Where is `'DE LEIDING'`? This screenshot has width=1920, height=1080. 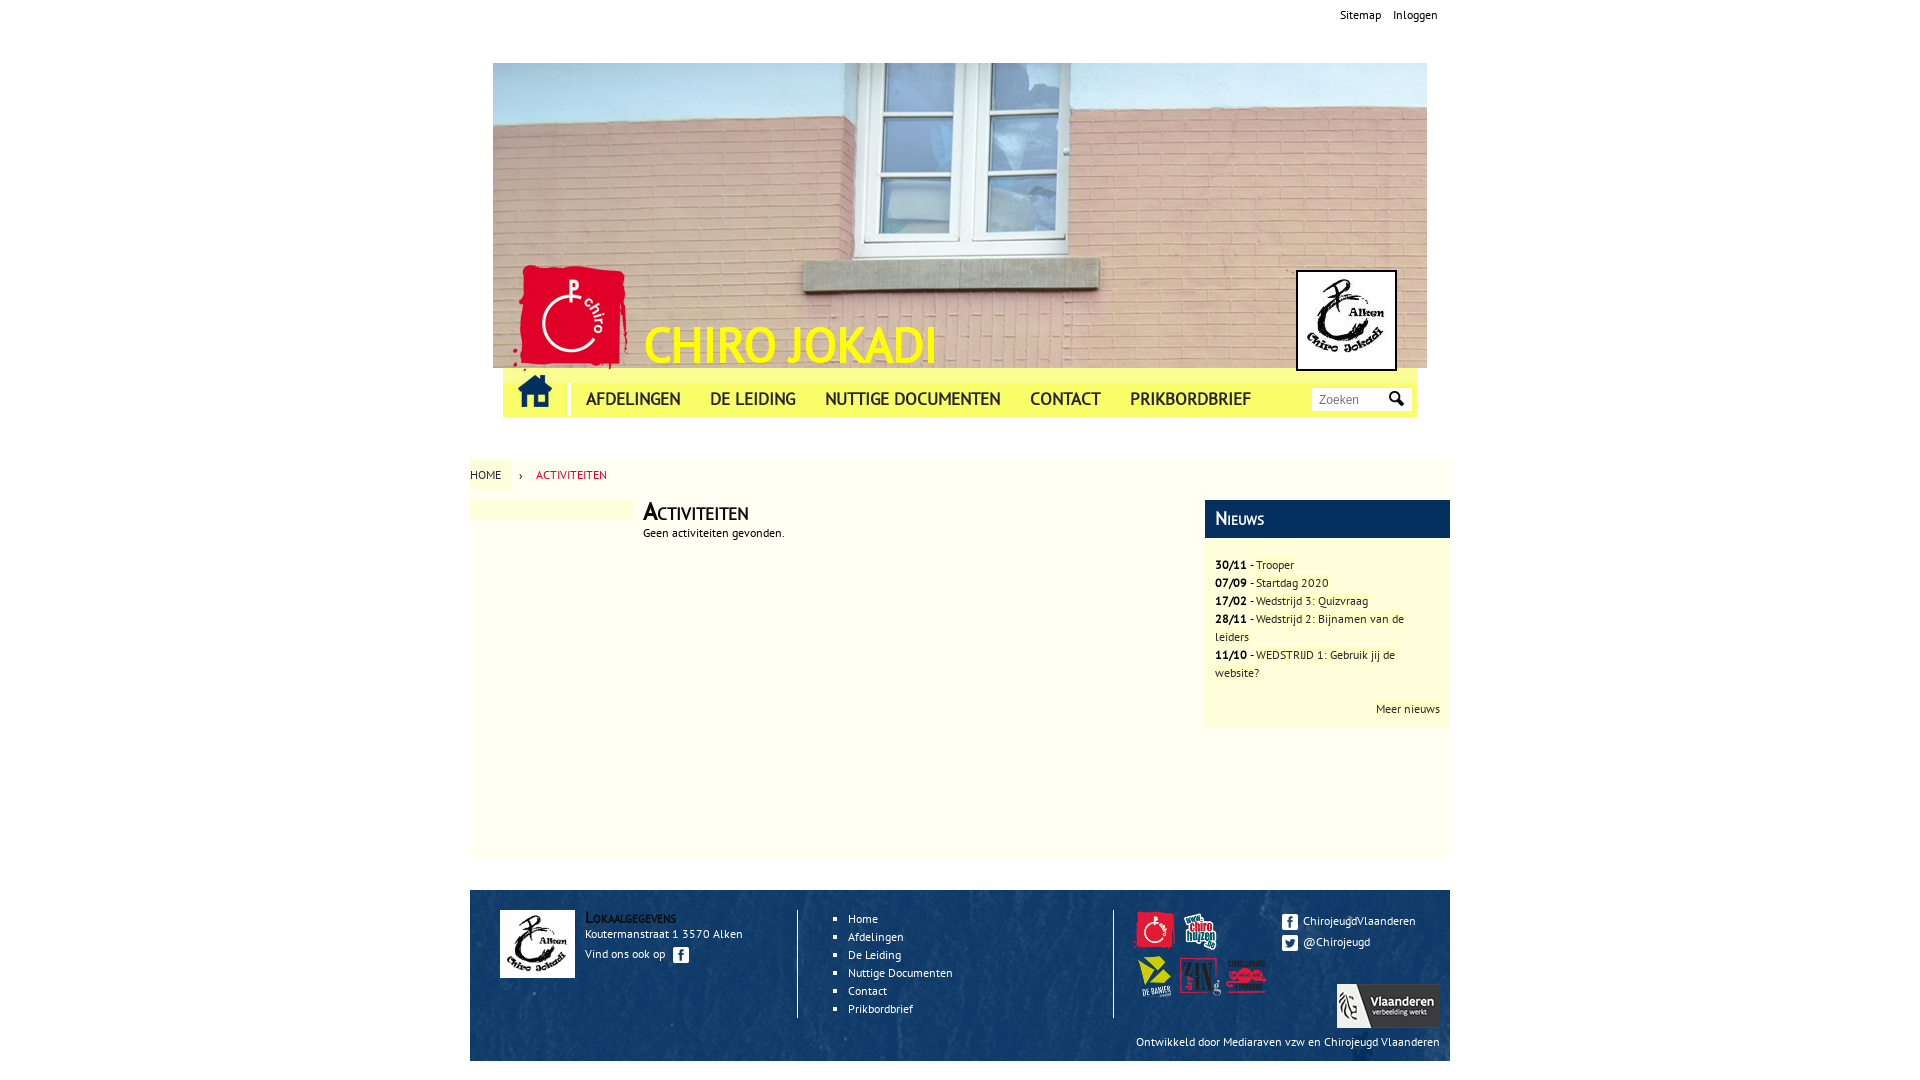
'DE LEIDING' is located at coordinates (695, 400).